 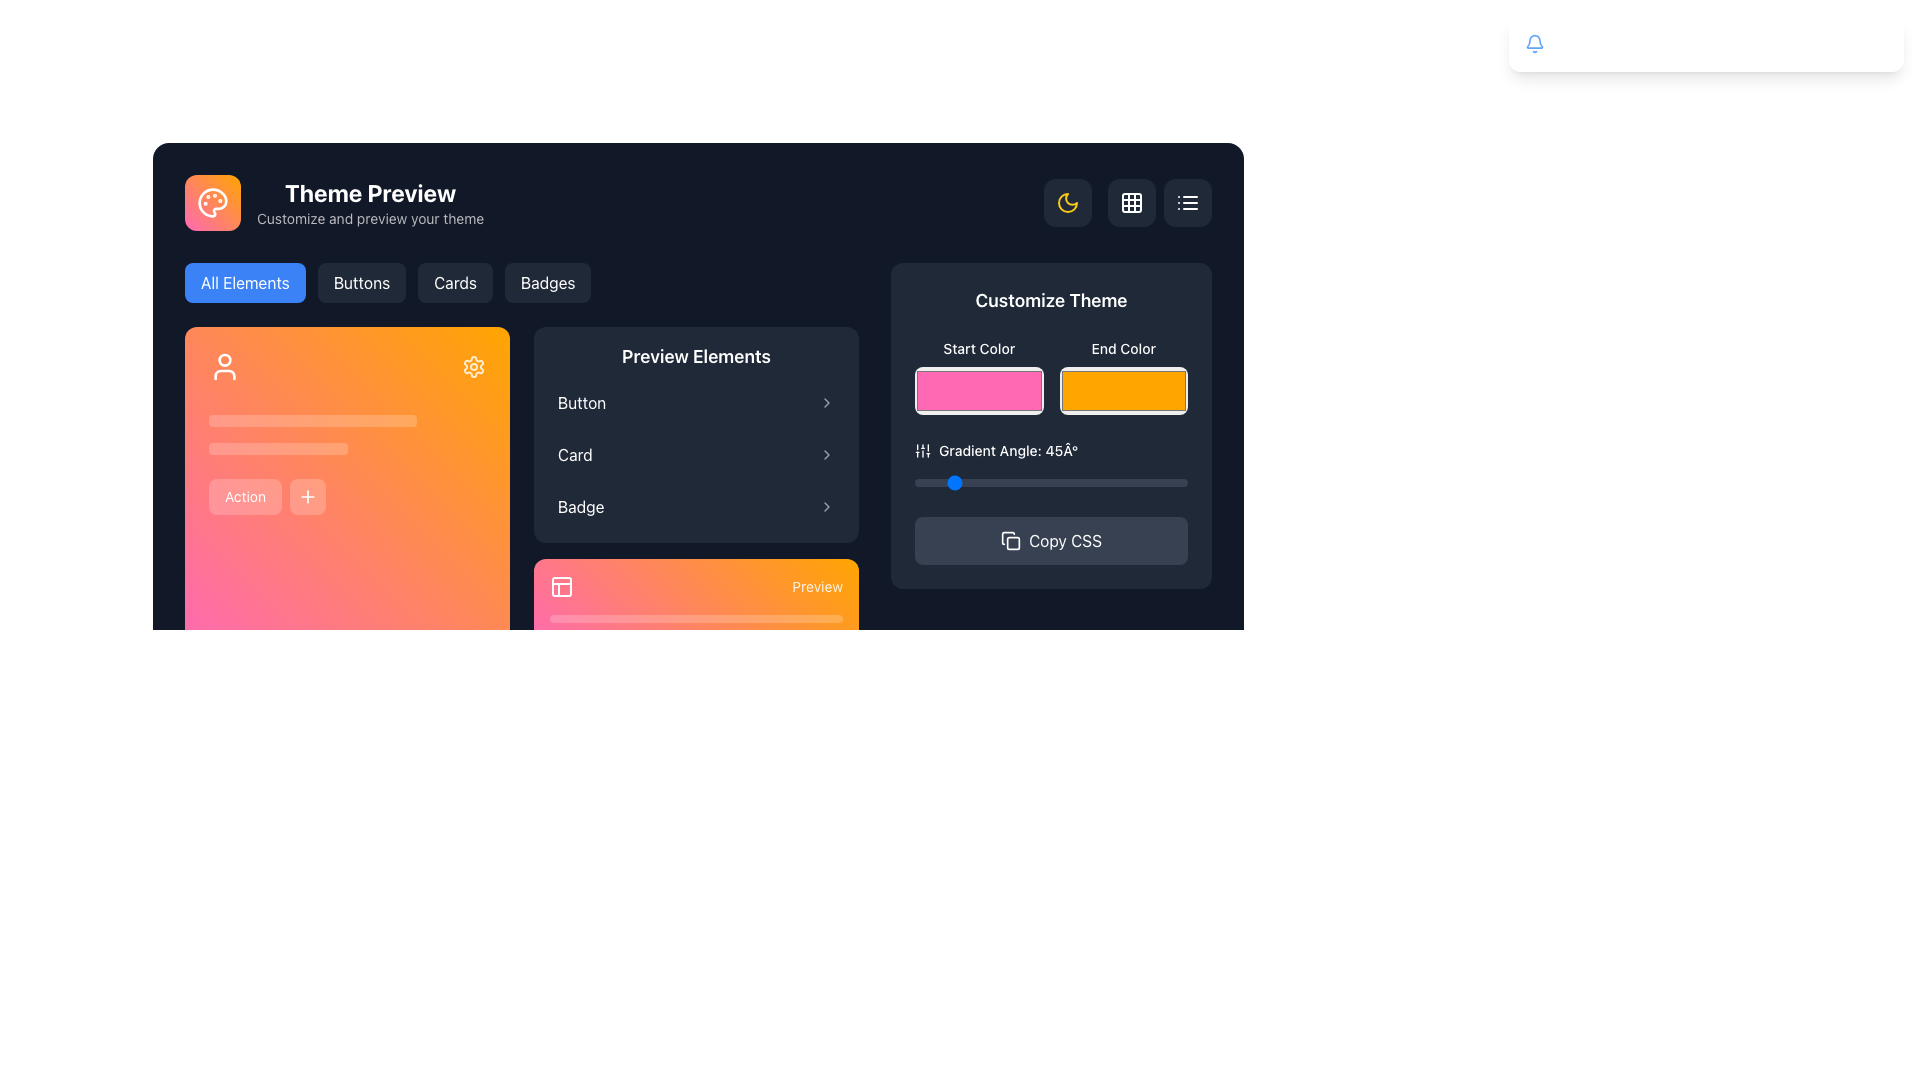 What do you see at coordinates (1153, 482) in the screenshot?
I see `the gradient angle` at bounding box center [1153, 482].